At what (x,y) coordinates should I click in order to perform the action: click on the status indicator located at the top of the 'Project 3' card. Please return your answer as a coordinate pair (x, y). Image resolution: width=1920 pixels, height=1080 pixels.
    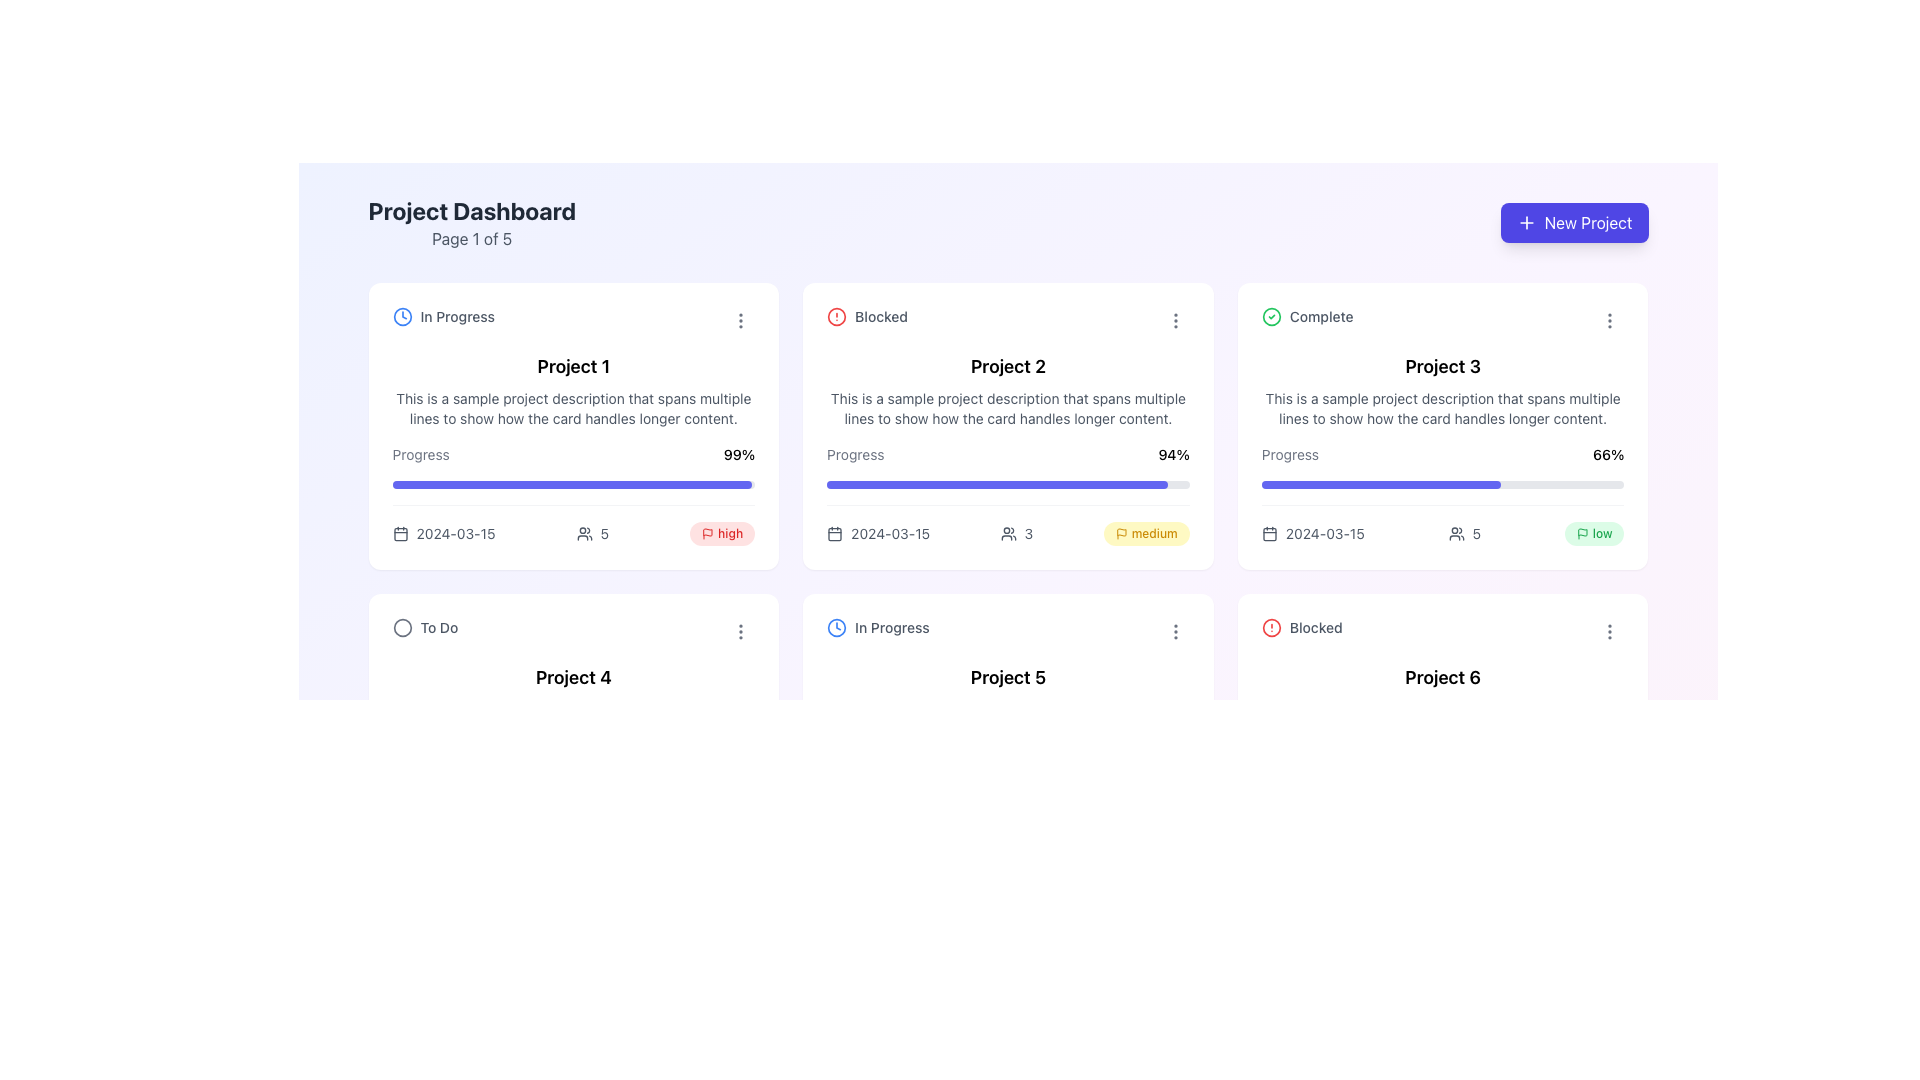
    Looking at the image, I should click on (1443, 320).